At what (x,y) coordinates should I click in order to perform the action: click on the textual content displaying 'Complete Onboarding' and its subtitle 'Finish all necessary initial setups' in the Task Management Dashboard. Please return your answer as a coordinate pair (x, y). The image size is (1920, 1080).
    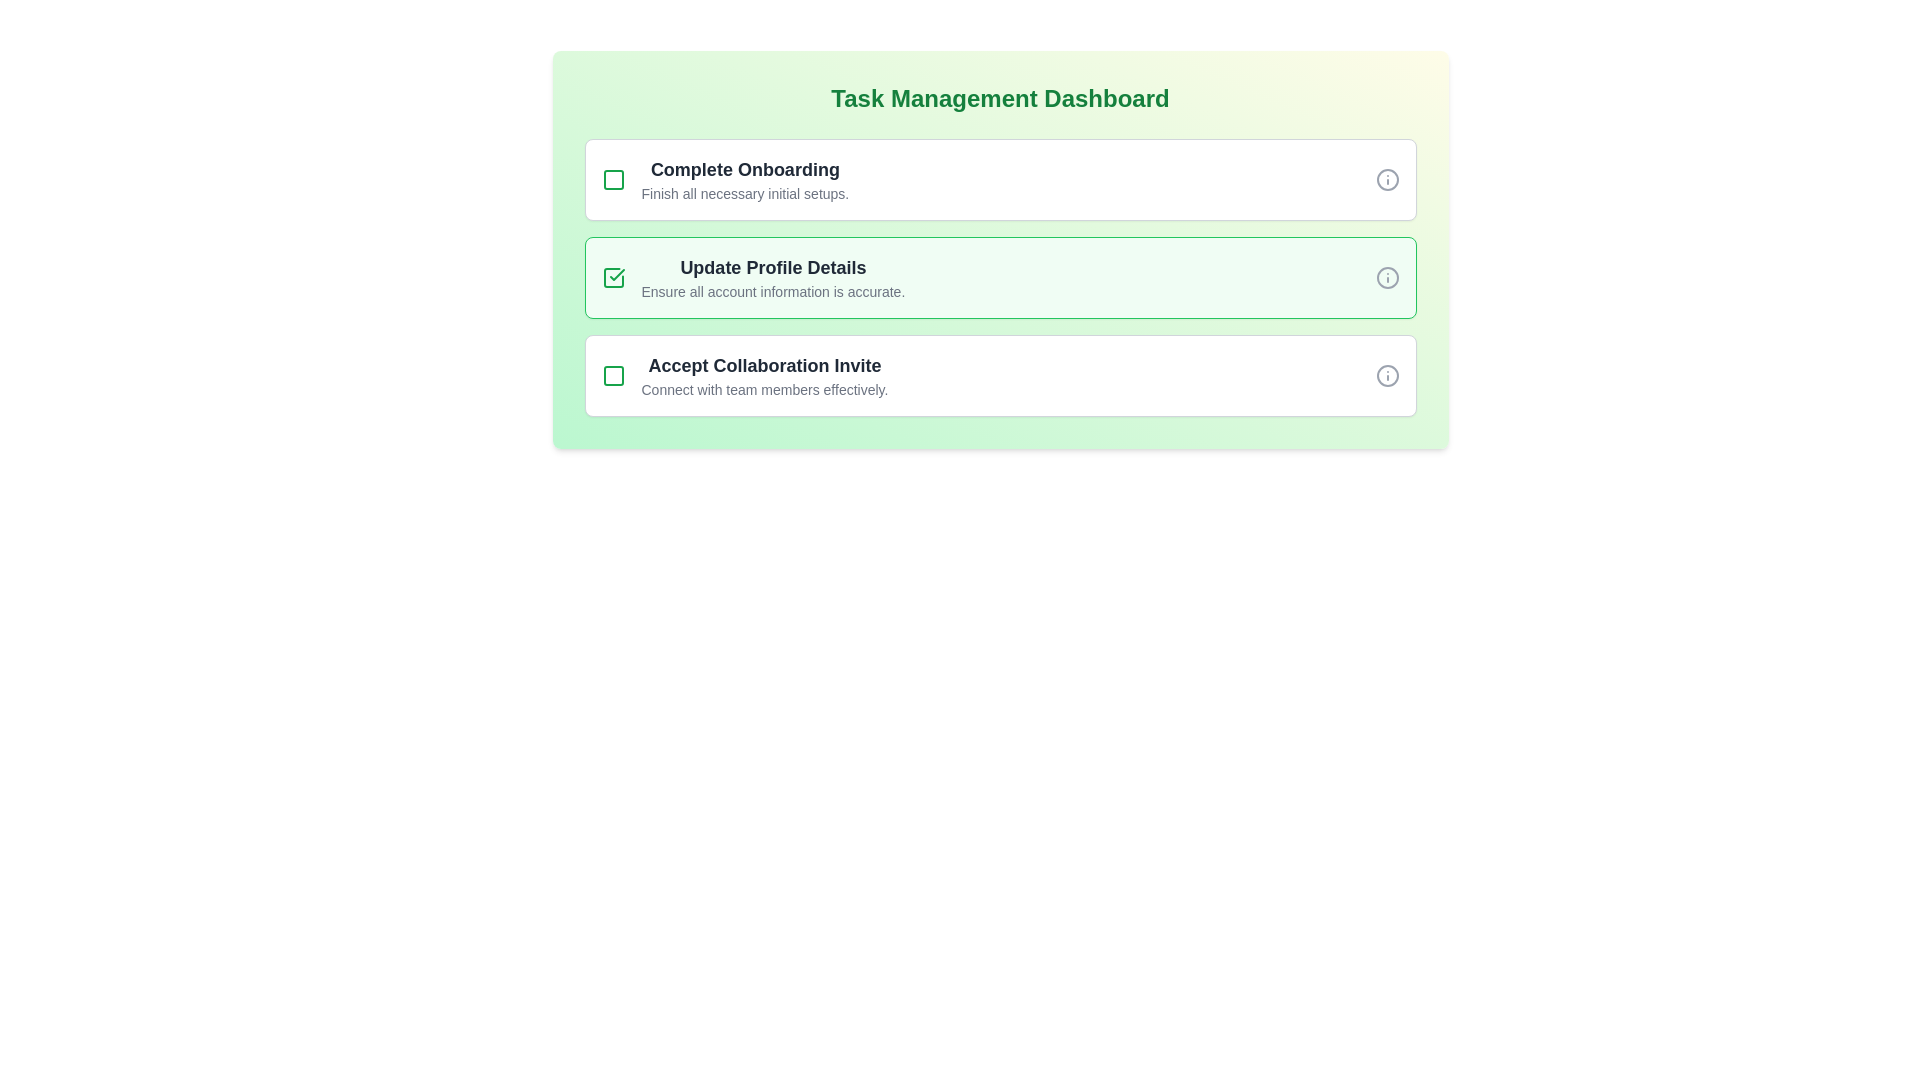
    Looking at the image, I should click on (744, 180).